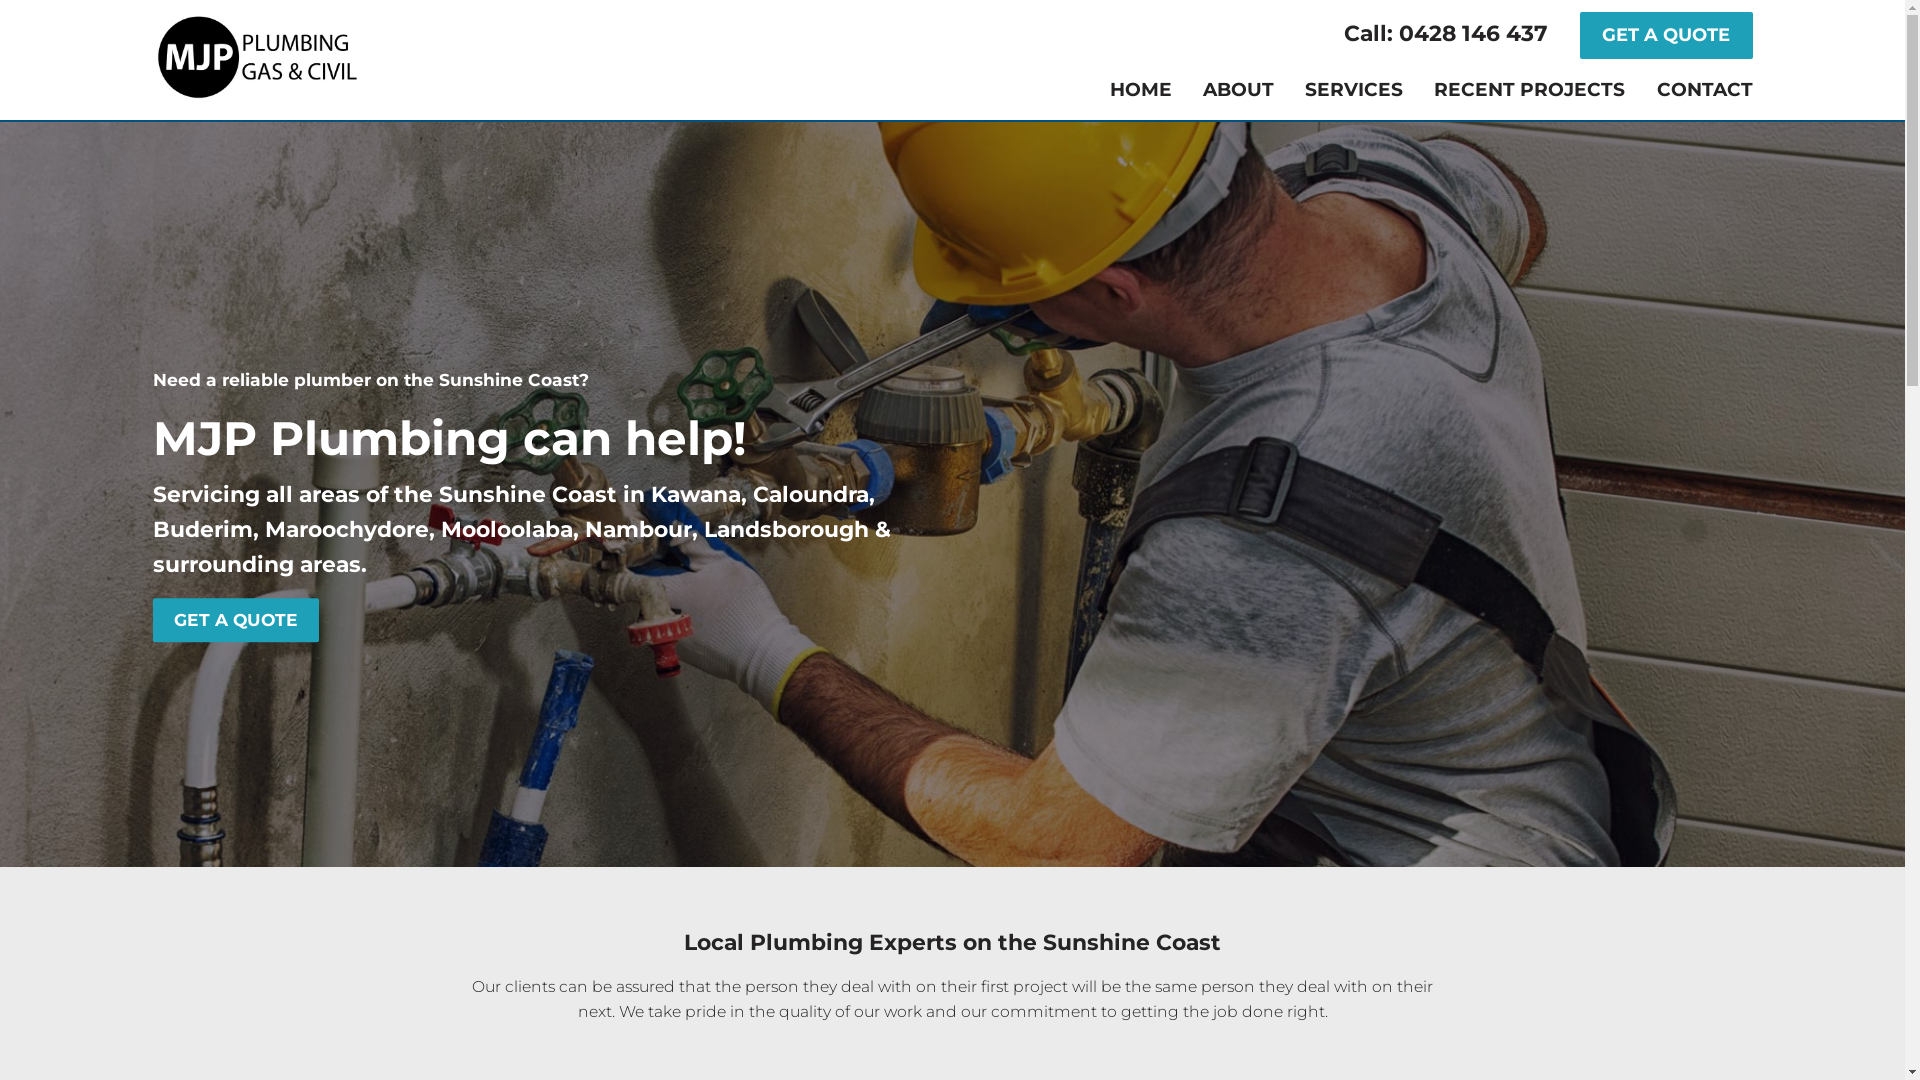 Image resolution: width=1920 pixels, height=1080 pixels. What do you see at coordinates (1703, 90) in the screenshot?
I see `'CONTACT'` at bounding box center [1703, 90].